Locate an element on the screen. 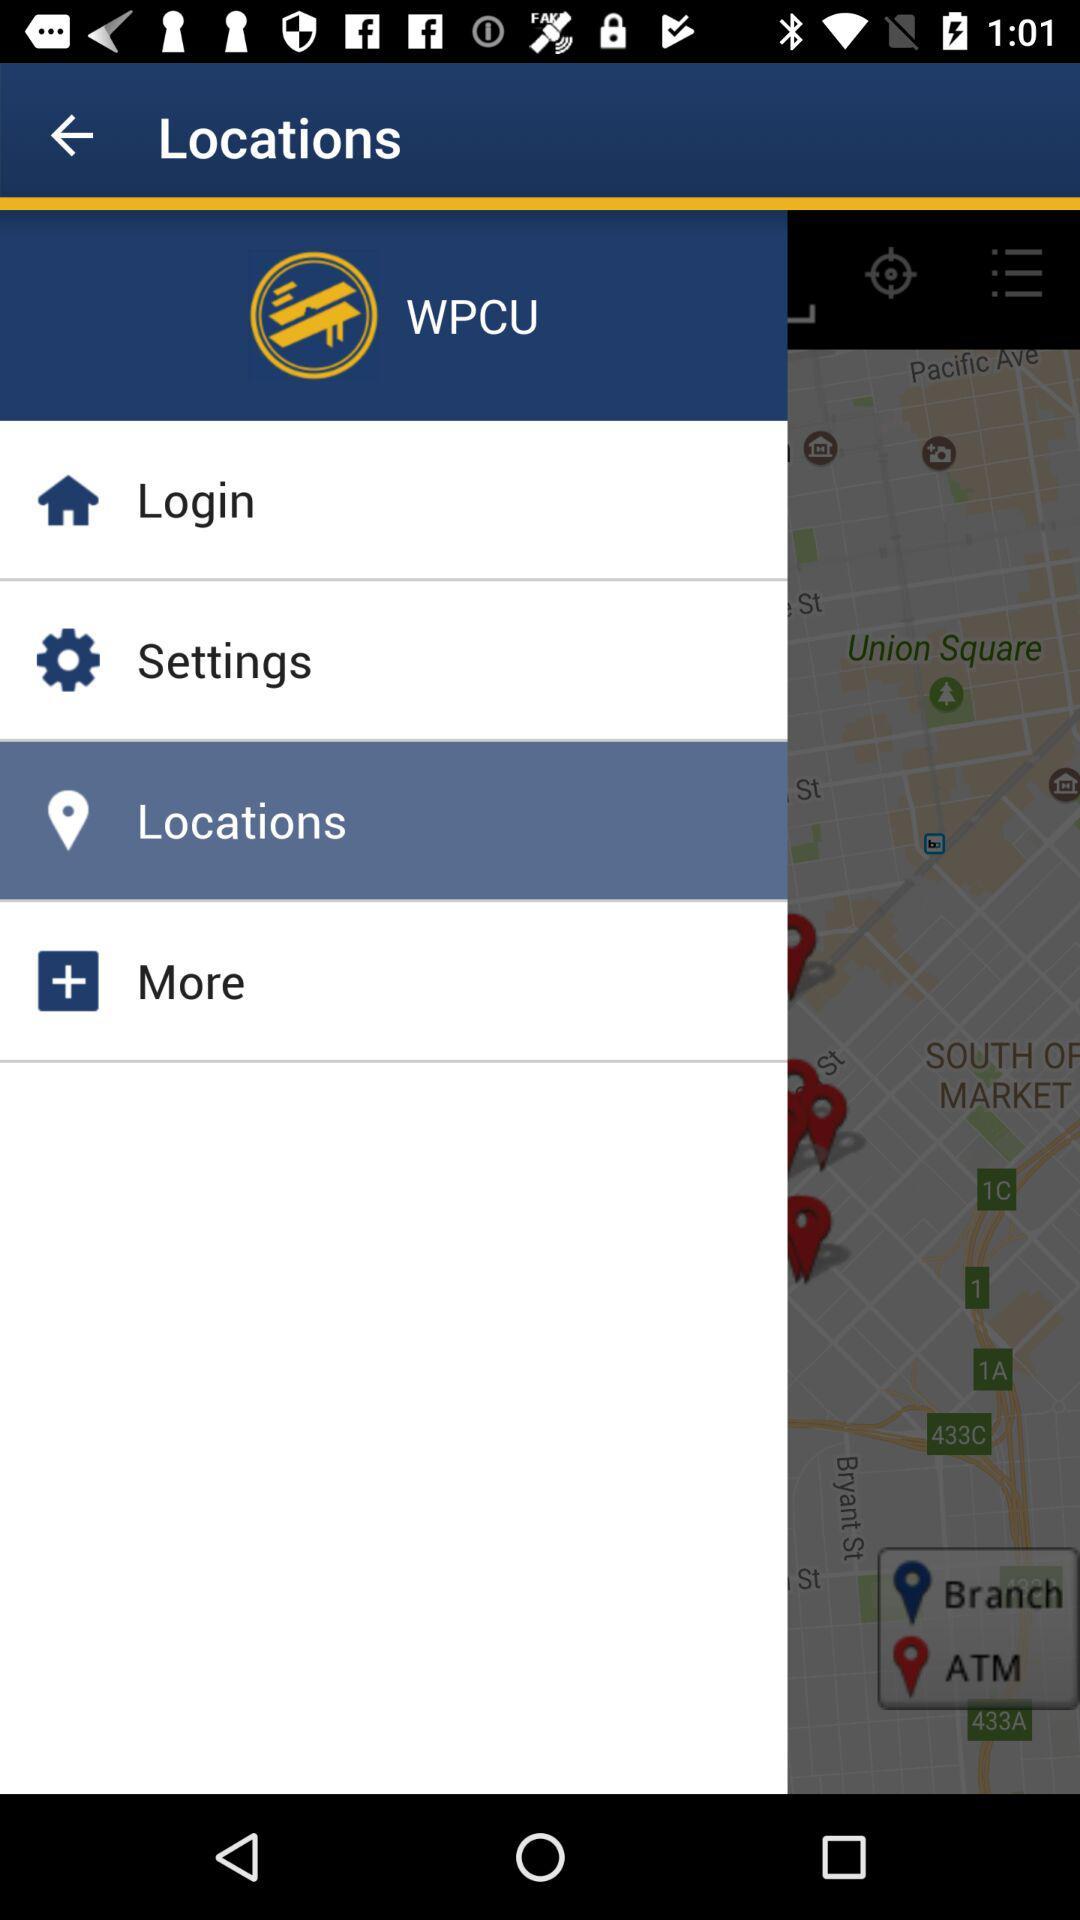 Image resolution: width=1080 pixels, height=1920 pixels. the location_crosshair icon is located at coordinates (890, 272).